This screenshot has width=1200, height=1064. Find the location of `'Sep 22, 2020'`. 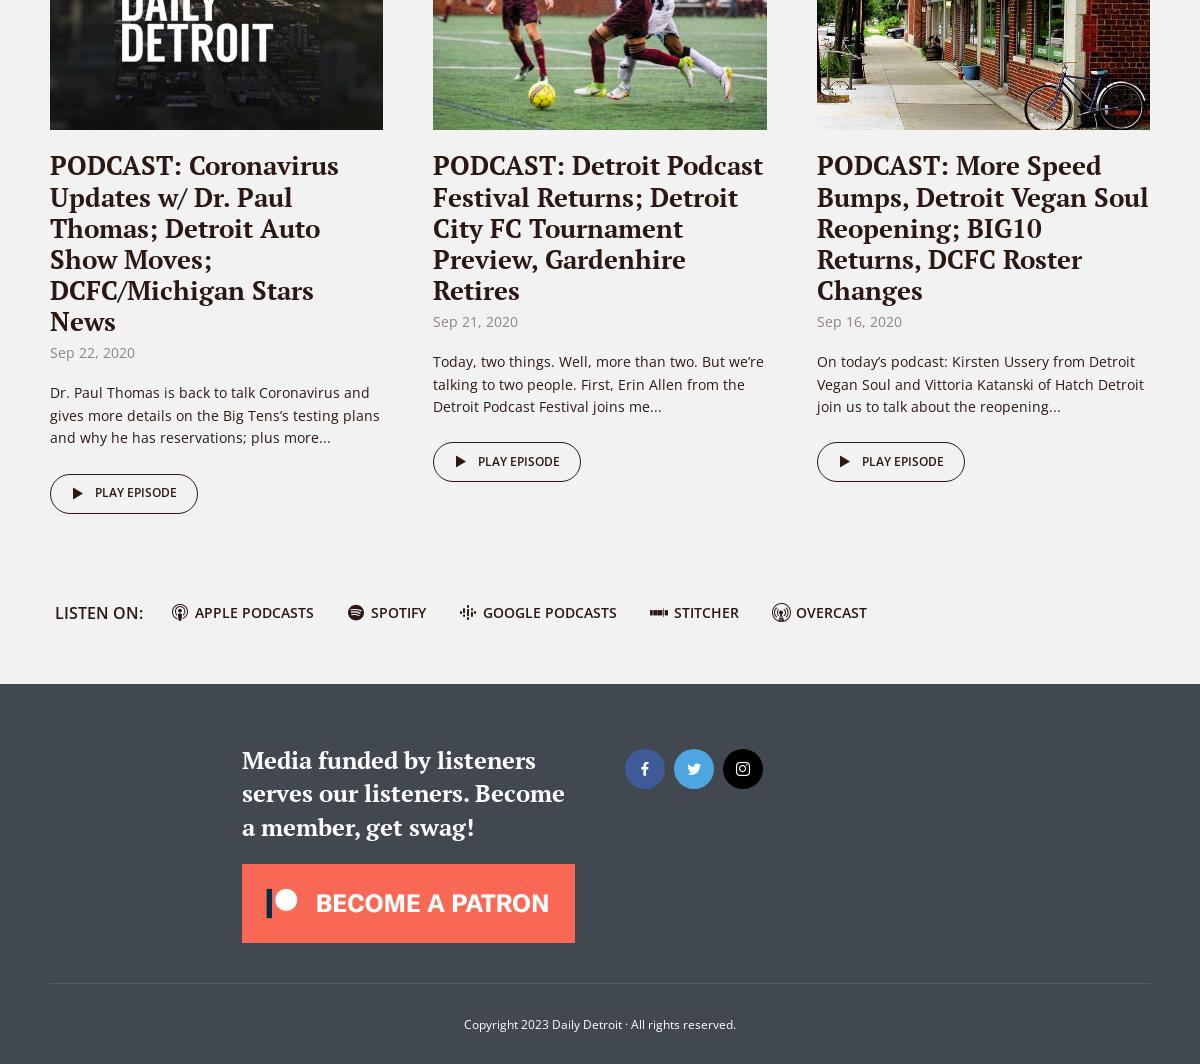

'Sep 22, 2020' is located at coordinates (92, 352).